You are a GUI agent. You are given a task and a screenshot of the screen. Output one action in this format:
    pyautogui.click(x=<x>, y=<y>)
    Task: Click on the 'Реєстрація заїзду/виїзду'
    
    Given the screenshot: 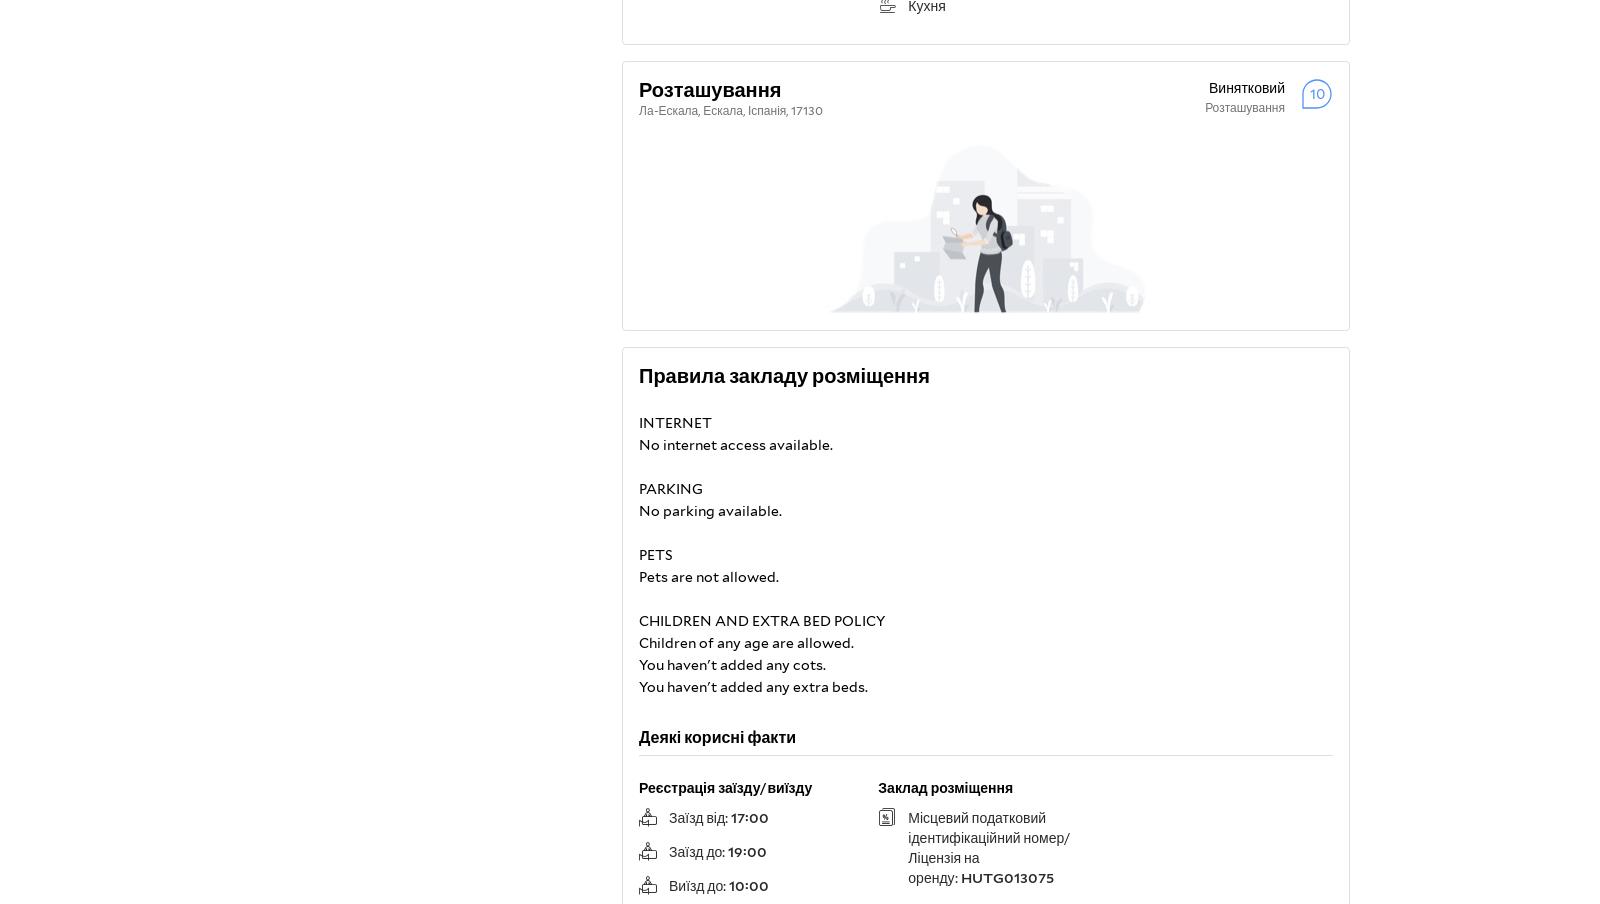 What is the action you would take?
    pyautogui.click(x=639, y=788)
    